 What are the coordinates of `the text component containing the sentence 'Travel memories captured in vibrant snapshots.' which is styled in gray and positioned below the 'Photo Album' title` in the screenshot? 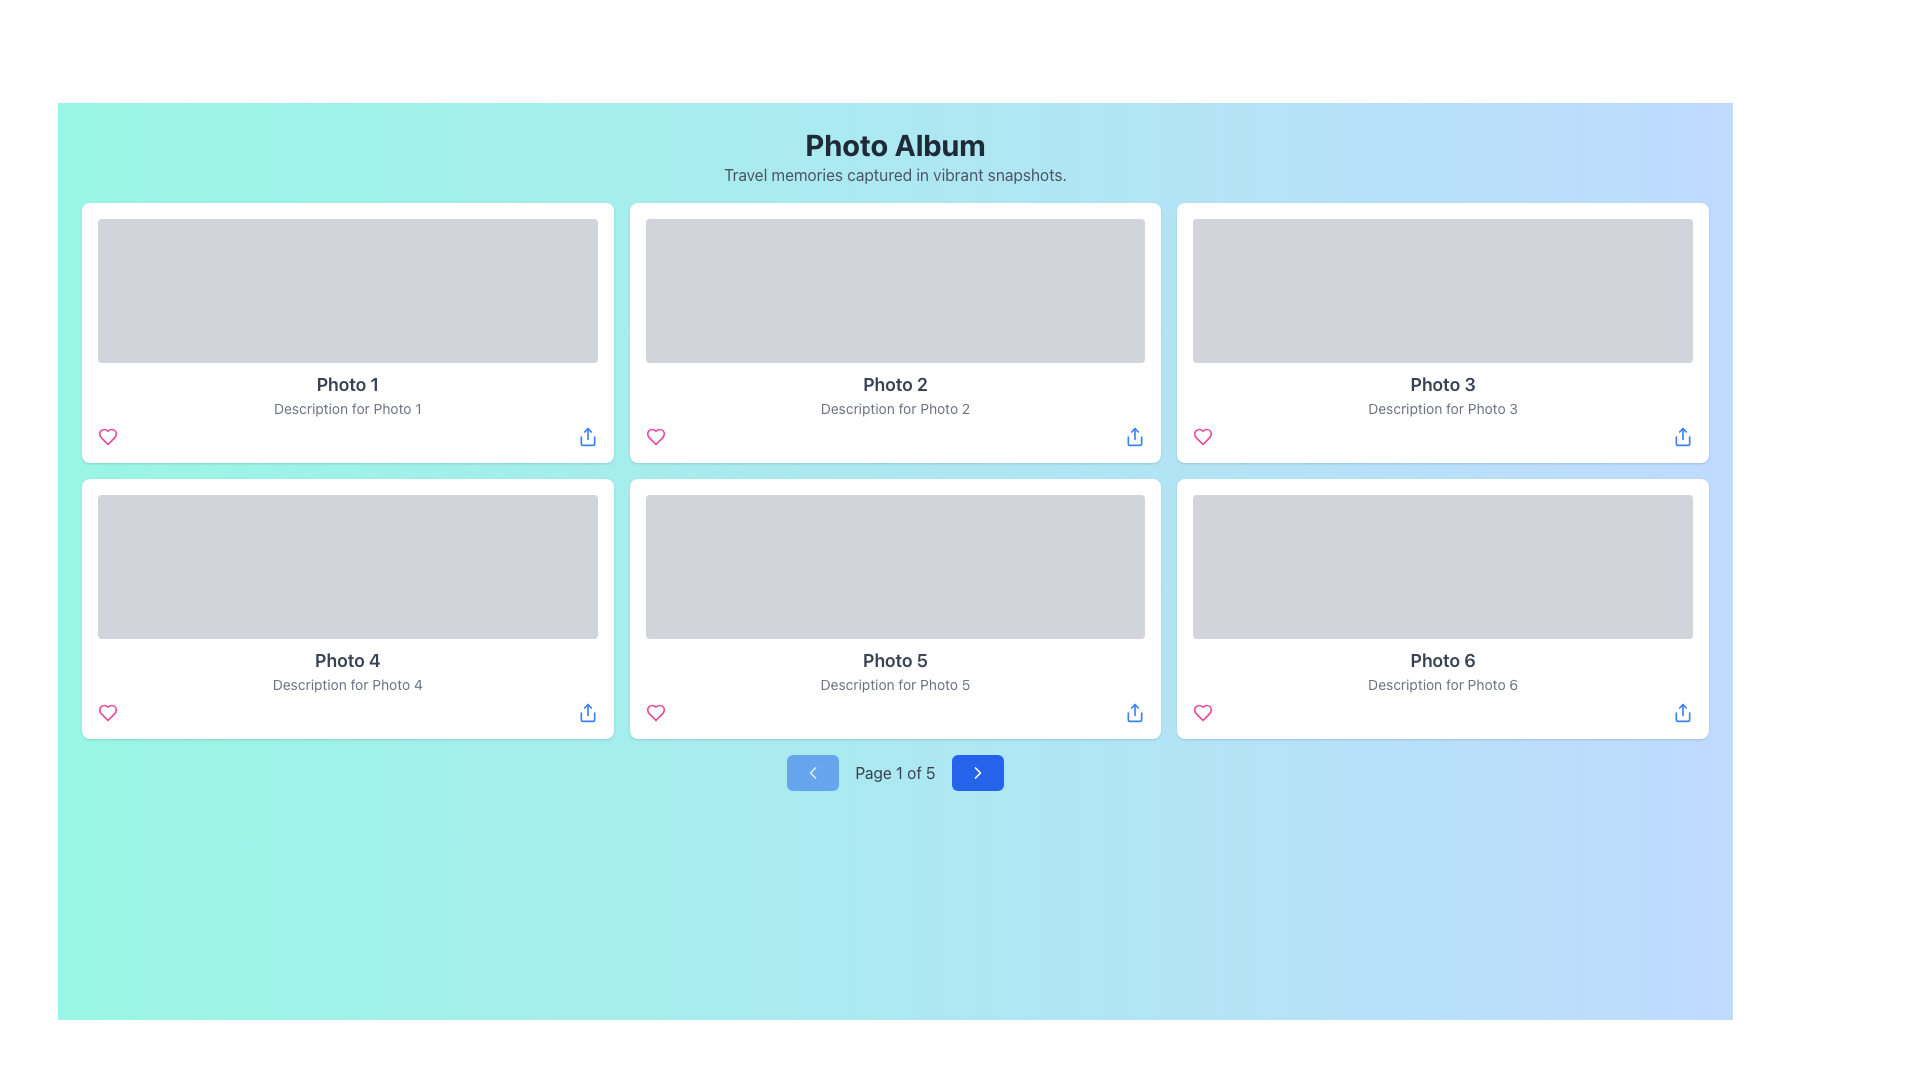 It's located at (894, 173).